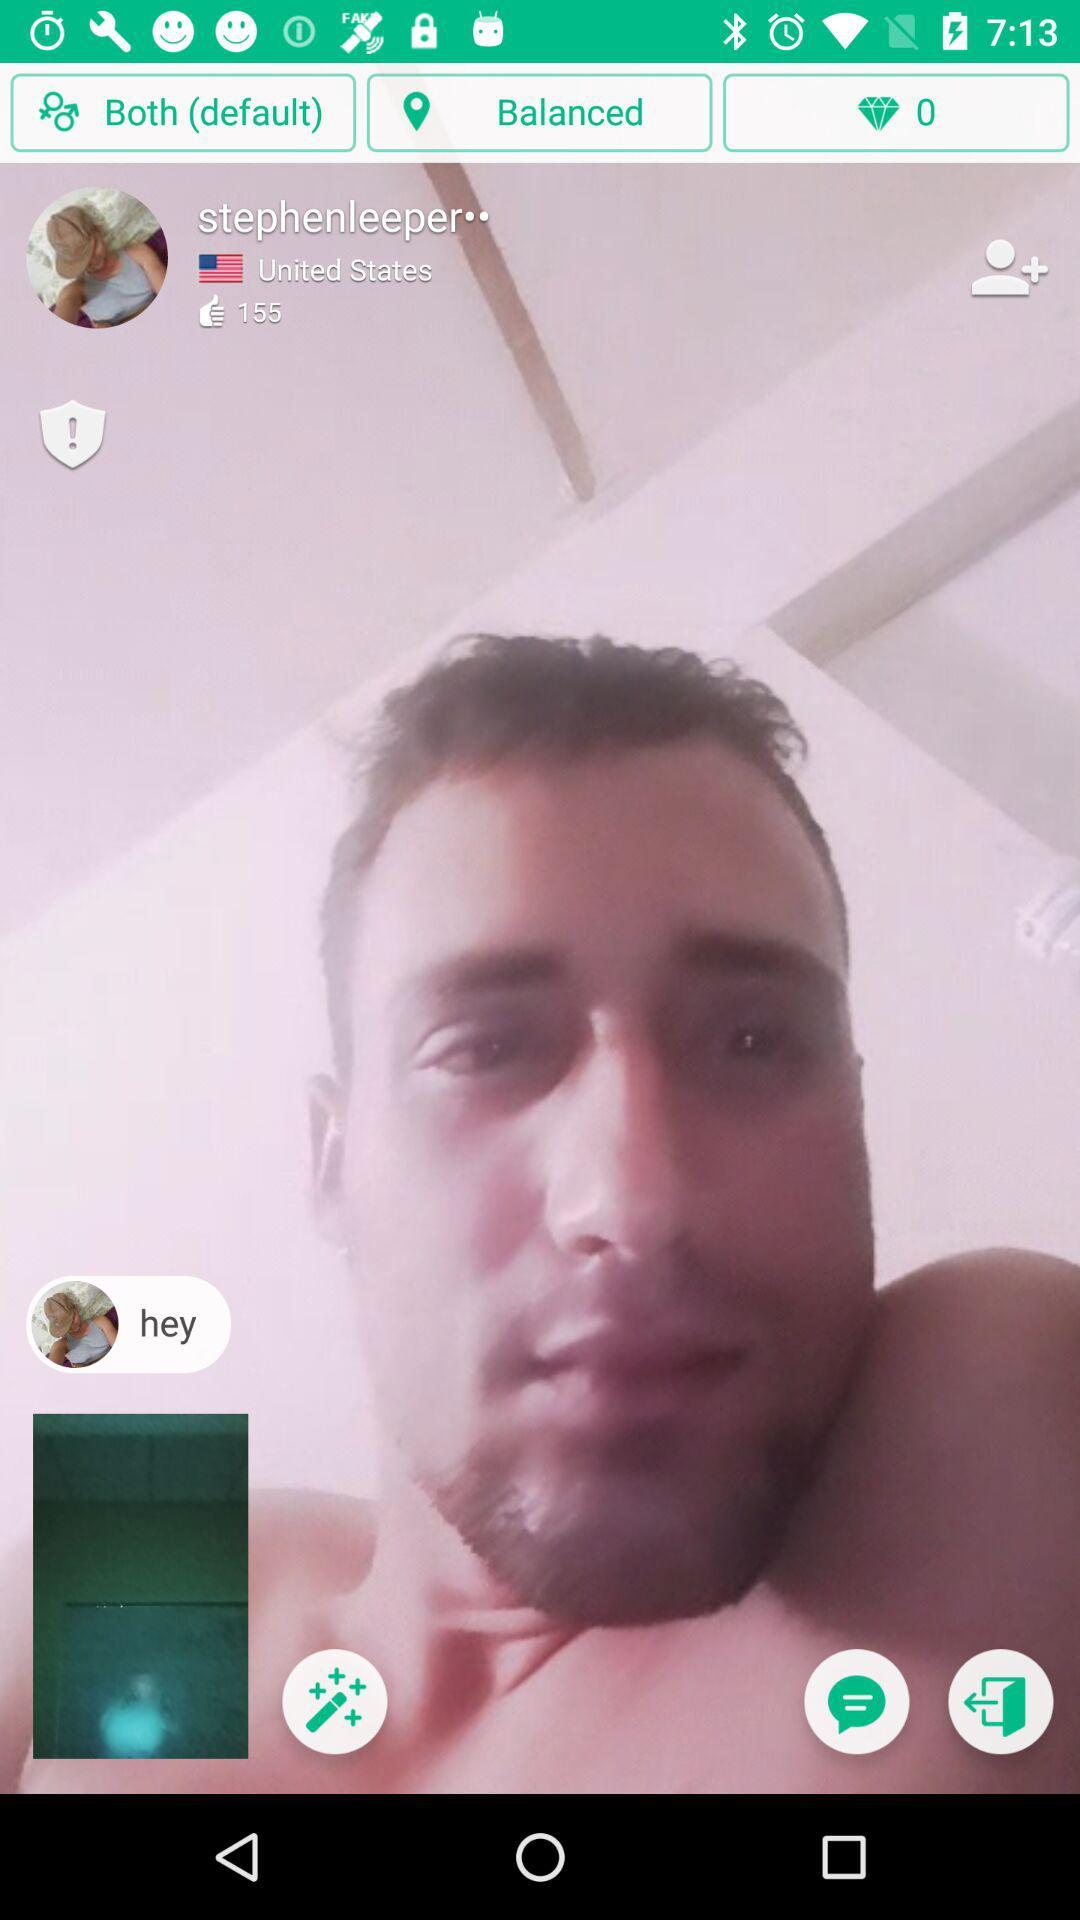 This screenshot has height=1920, width=1080. What do you see at coordinates (1007, 266) in the screenshot?
I see `to contacts` at bounding box center [1007, 266].